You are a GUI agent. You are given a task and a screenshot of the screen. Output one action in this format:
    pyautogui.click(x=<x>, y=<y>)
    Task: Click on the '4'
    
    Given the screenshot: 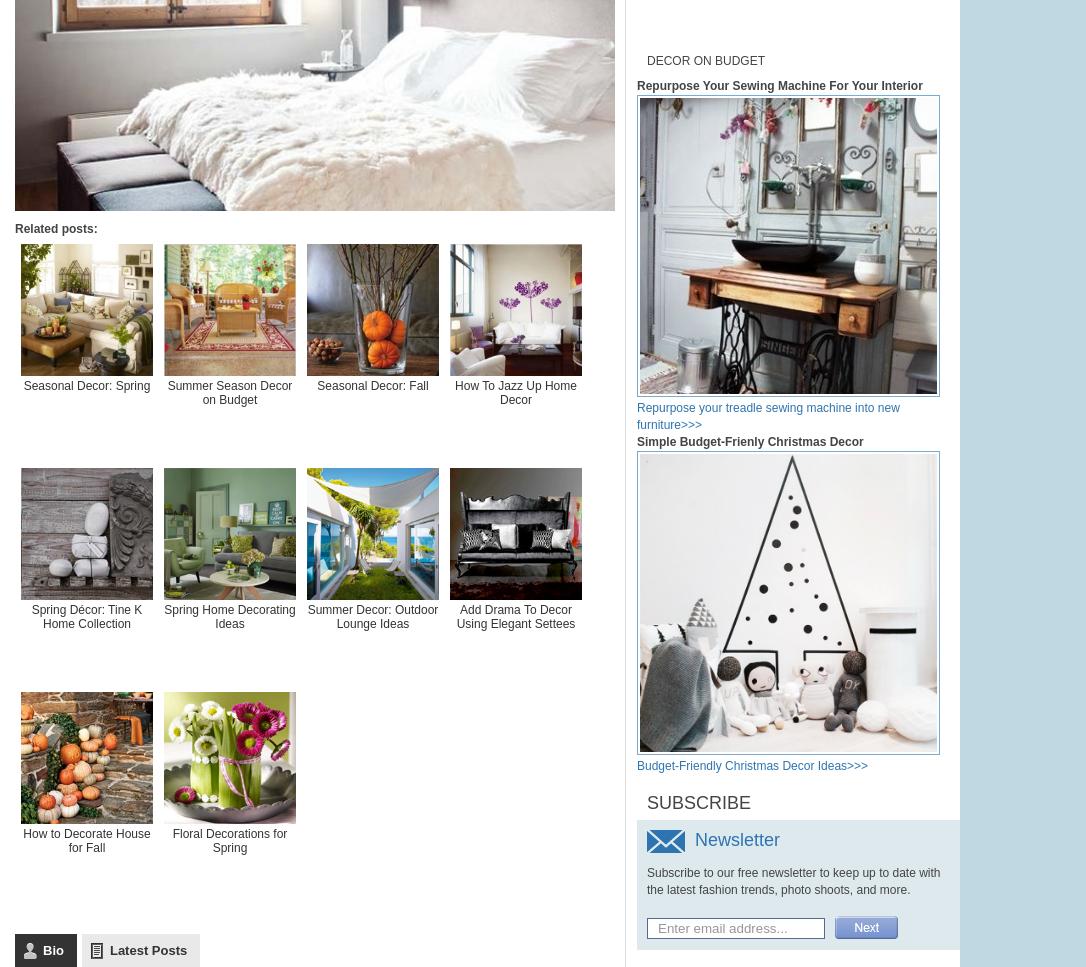 What is the action you would take?
    pyautogui.click(x=601, y=194)
    